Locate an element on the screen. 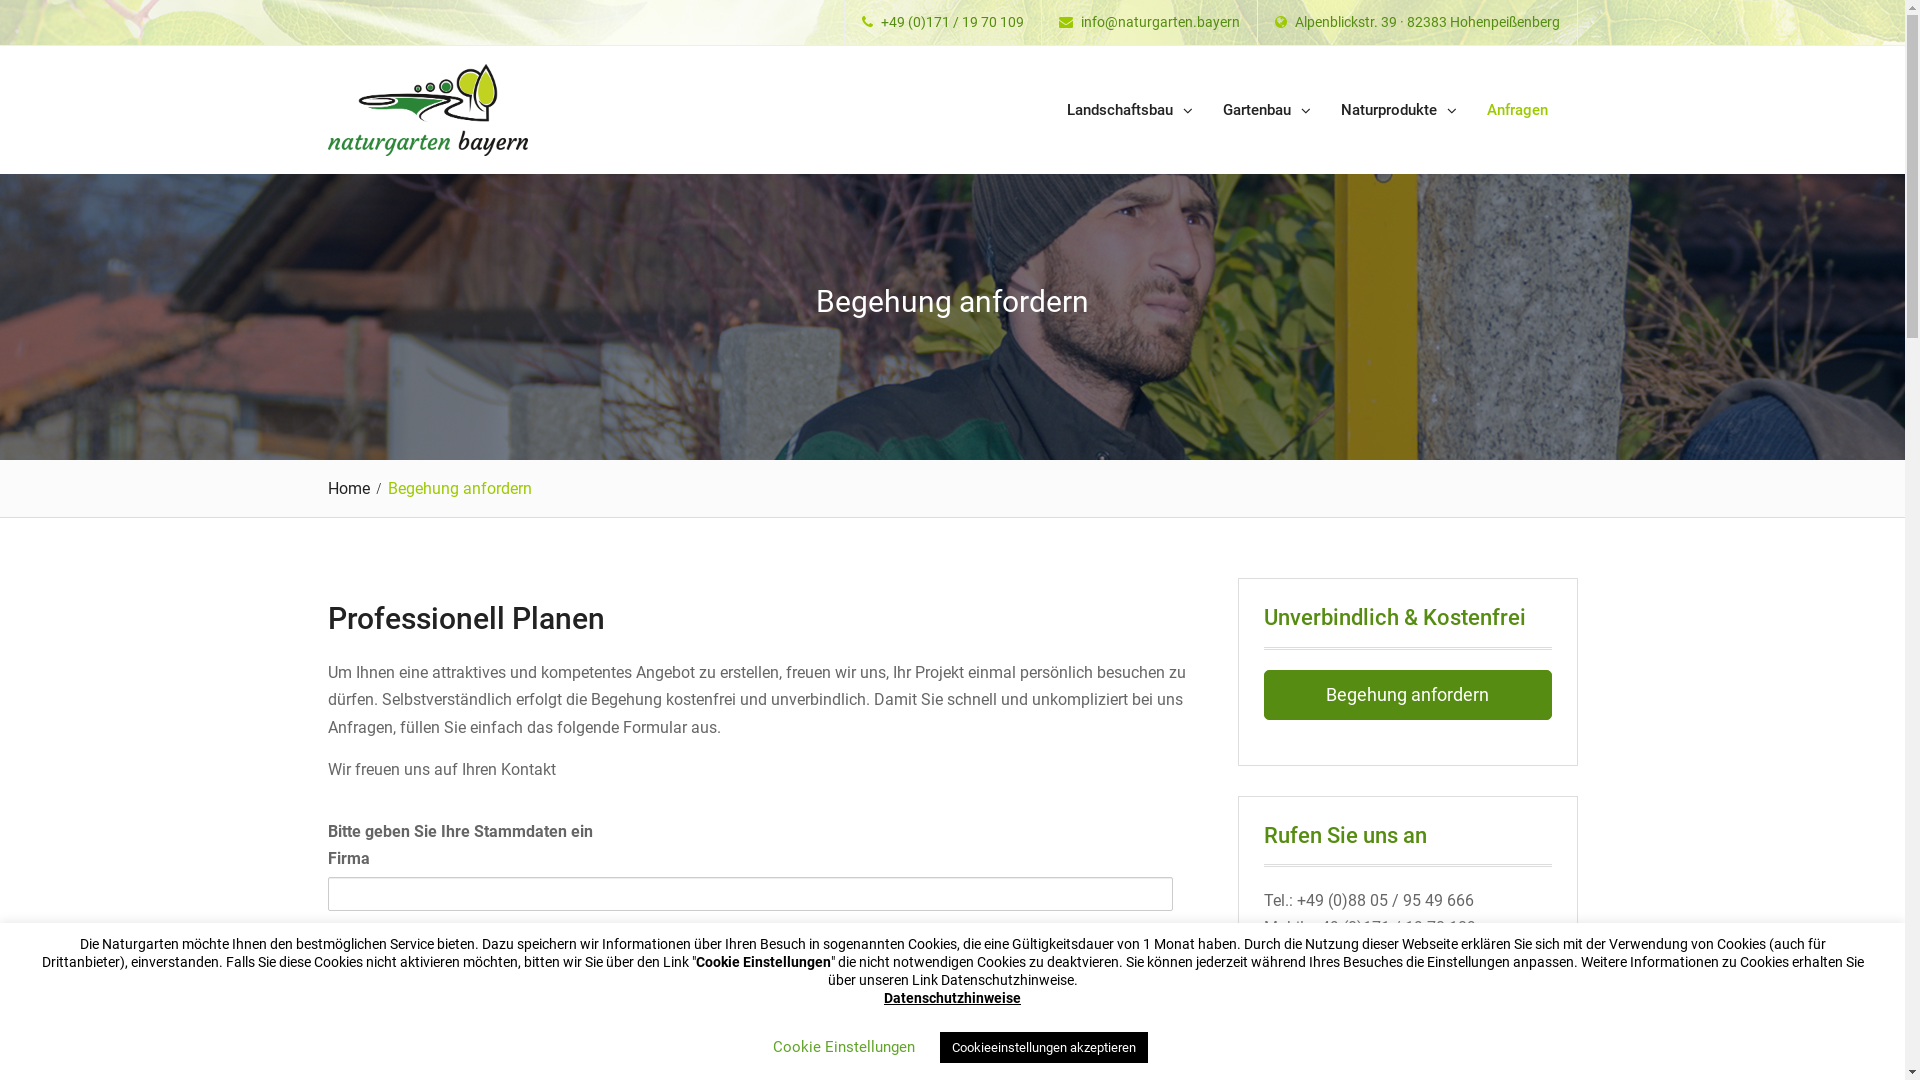 The height and width of the screenshot is (1080, 1920). 'Anfragen' is located at coordinates (1517, 111).